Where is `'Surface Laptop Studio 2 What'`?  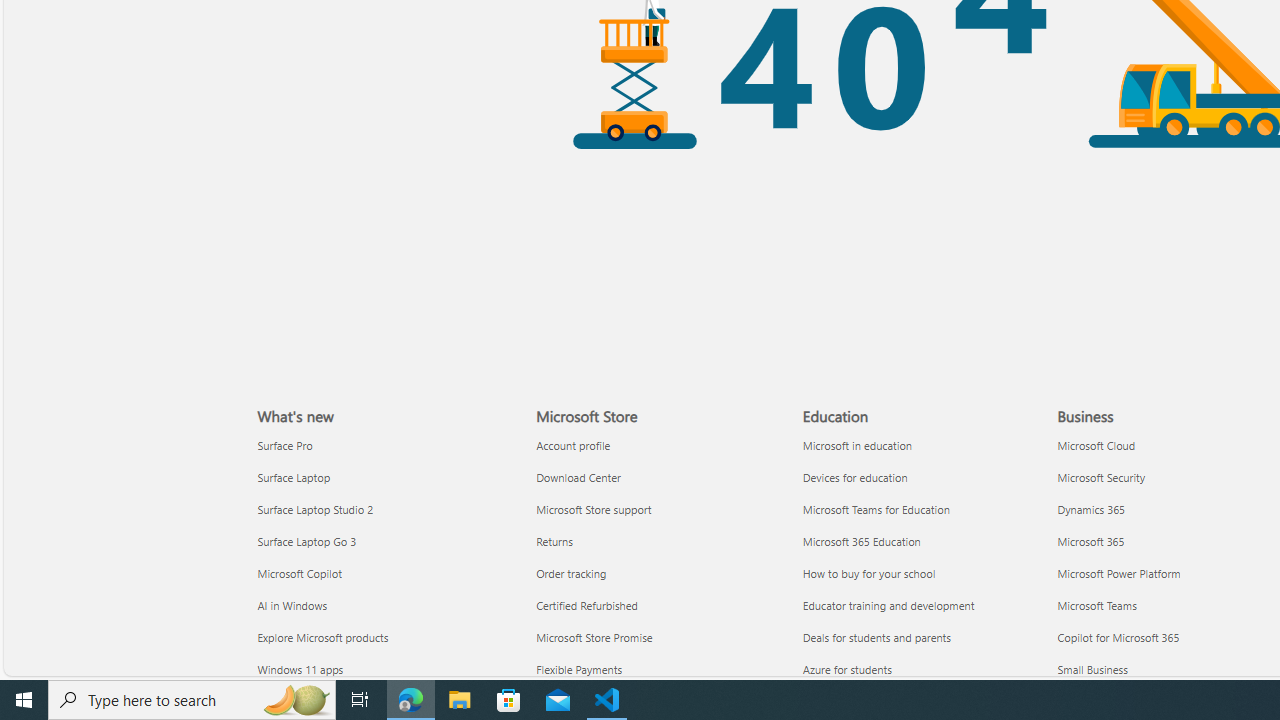 'Surface Laptop Studio 2 What' is located at coordinates (314, 508).